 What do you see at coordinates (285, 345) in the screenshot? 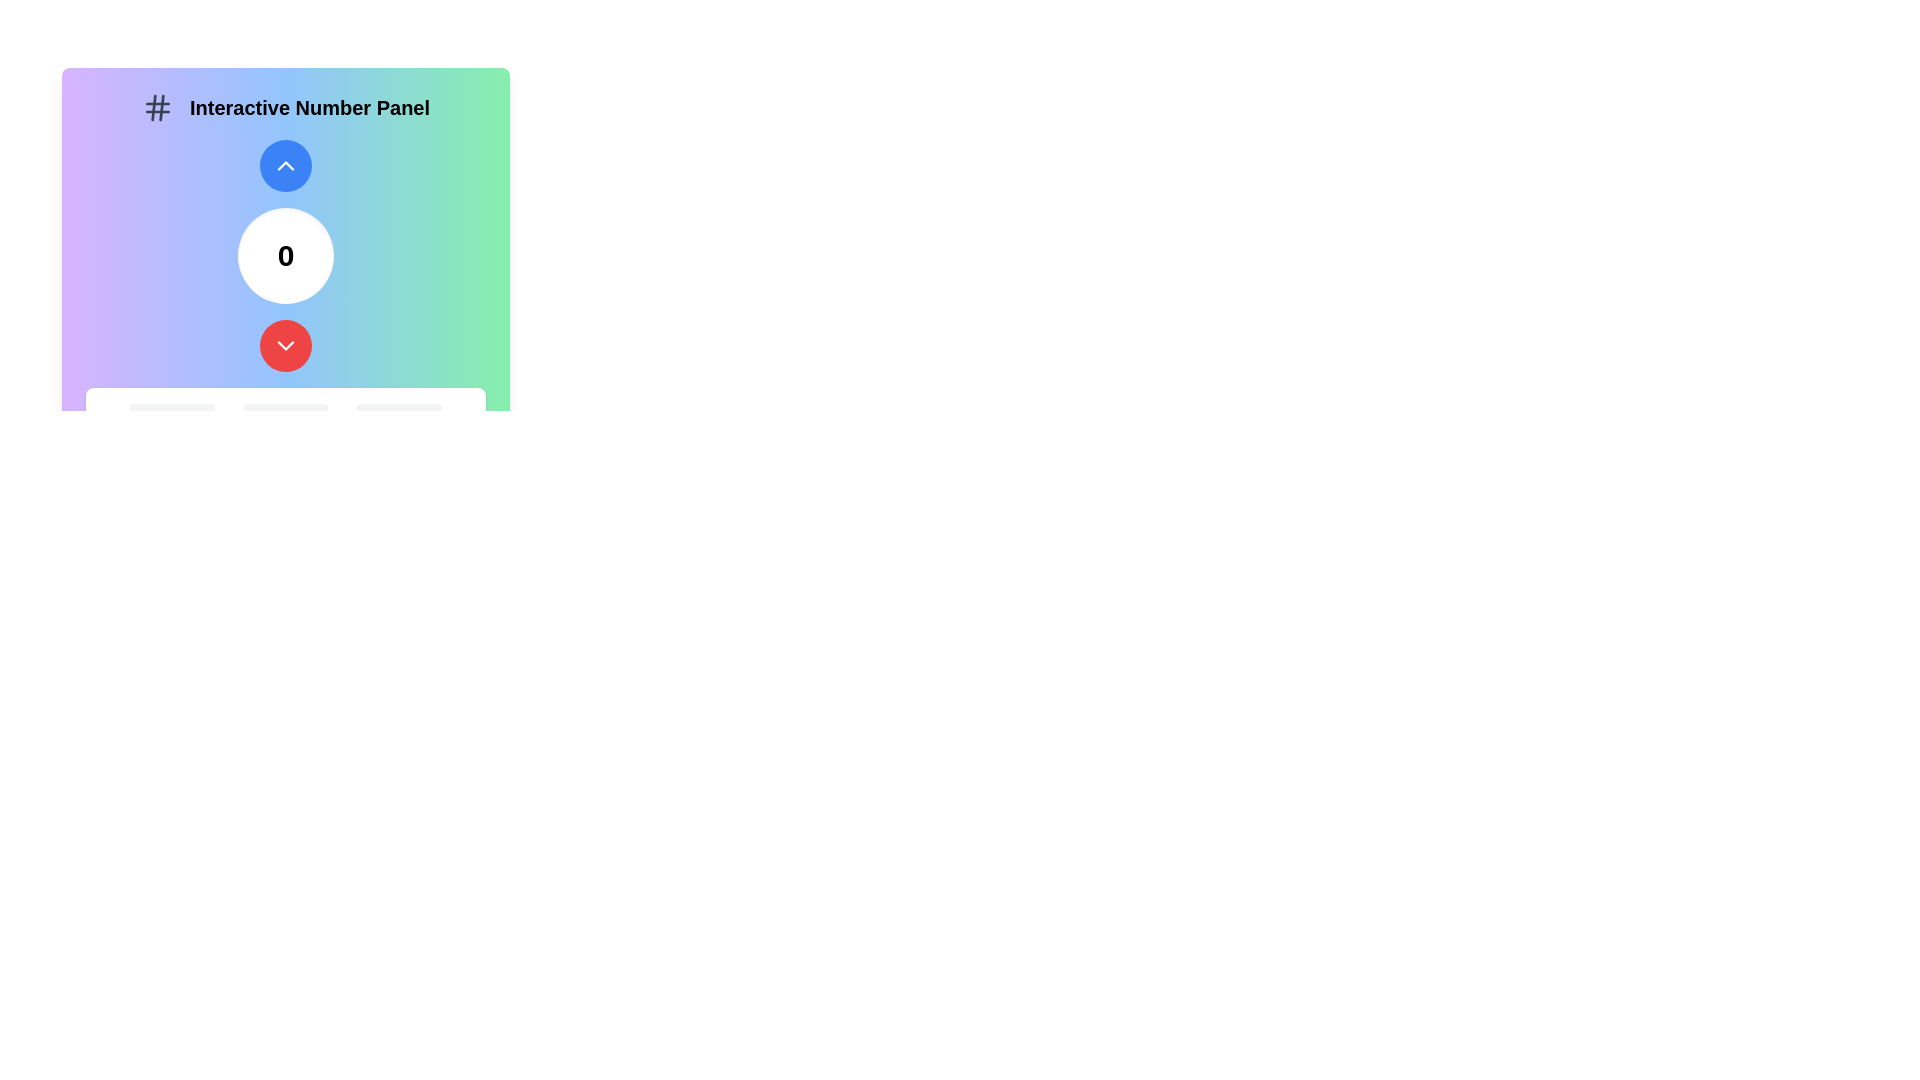
I see `the SVG icon representing a downward action inside the red circular button` at bounding box center [285, 345].